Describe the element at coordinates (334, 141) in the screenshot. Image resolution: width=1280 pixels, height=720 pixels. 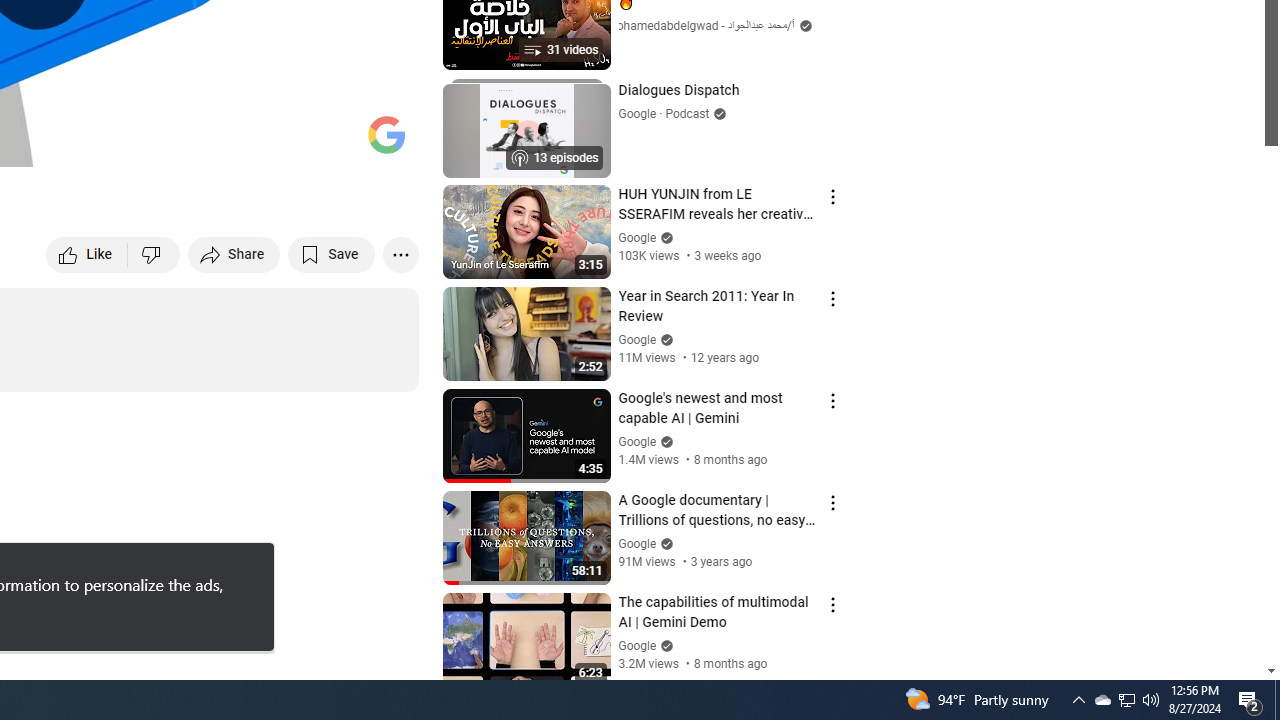
I see `'Theater mode (t)'` at that location.